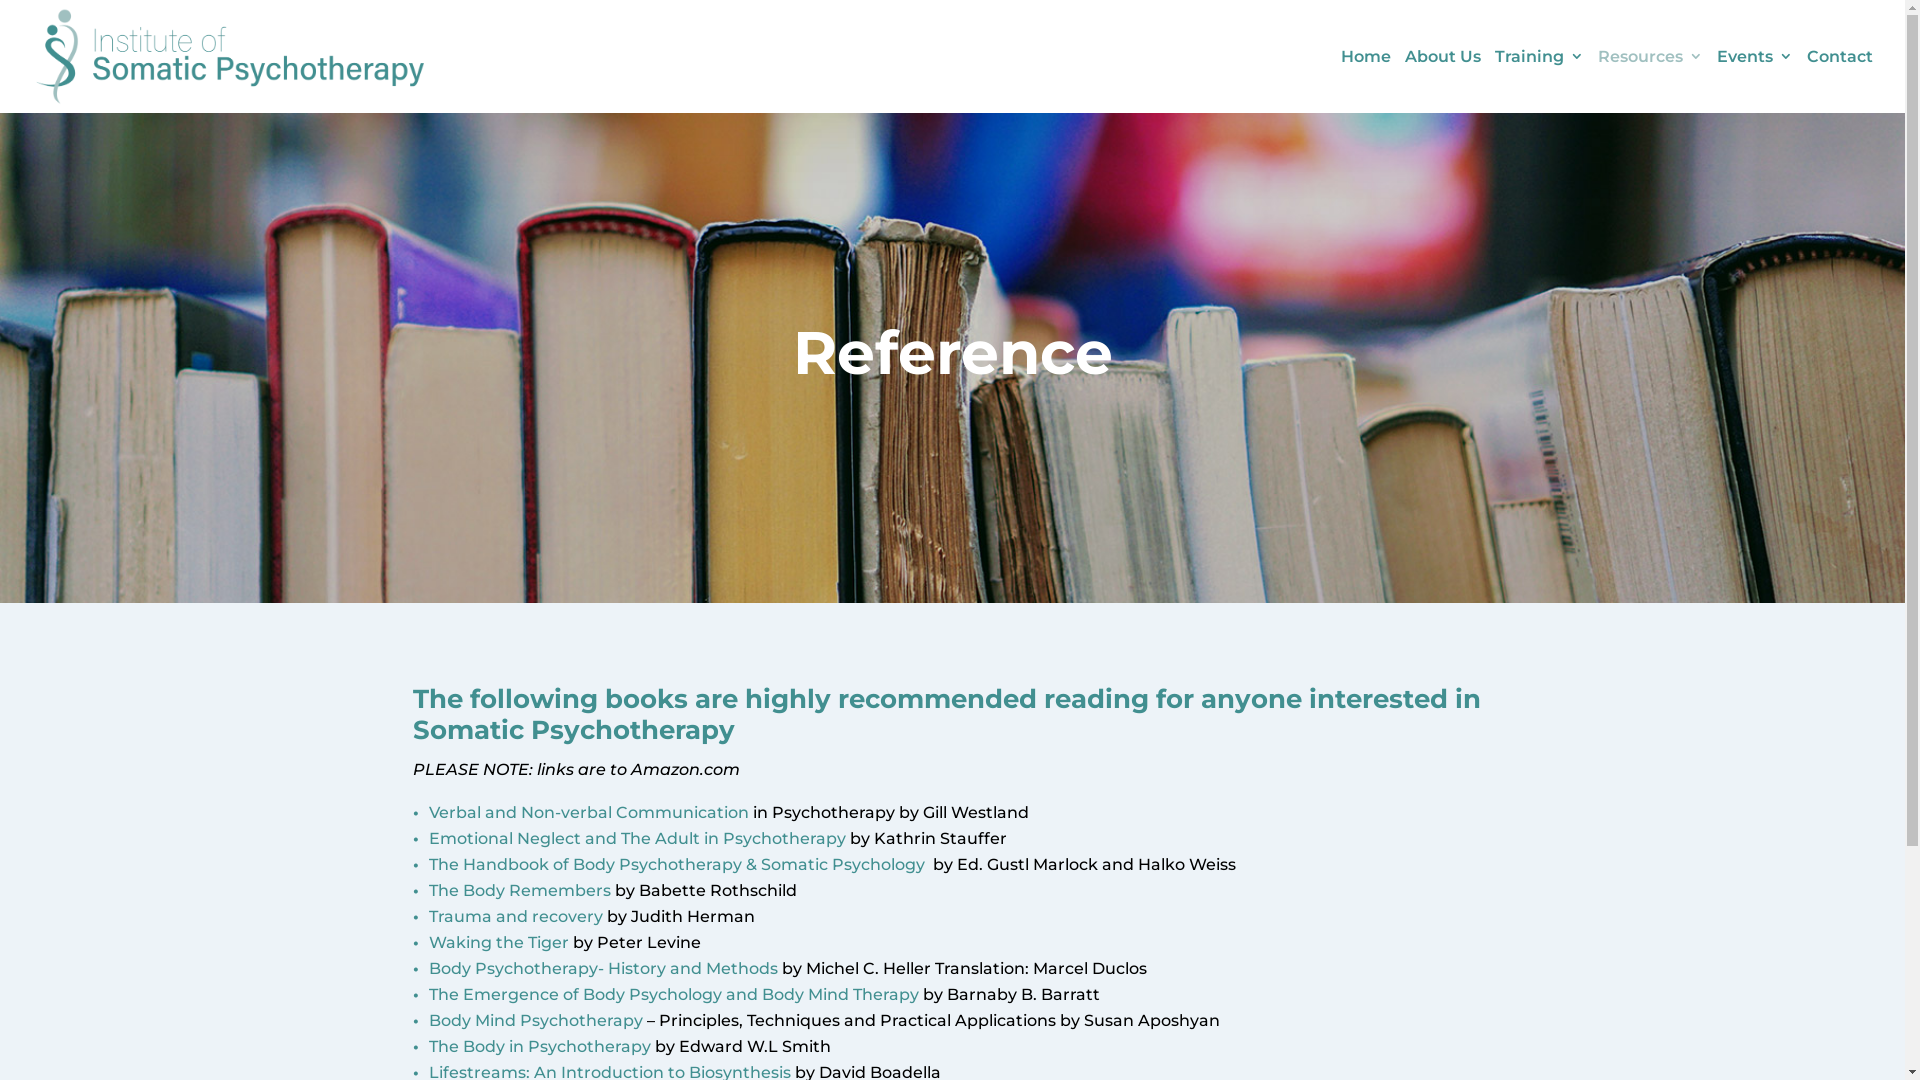  Describe the element at coordinates (1754, 80) in the screenshot. I see `'Events'` at that location.